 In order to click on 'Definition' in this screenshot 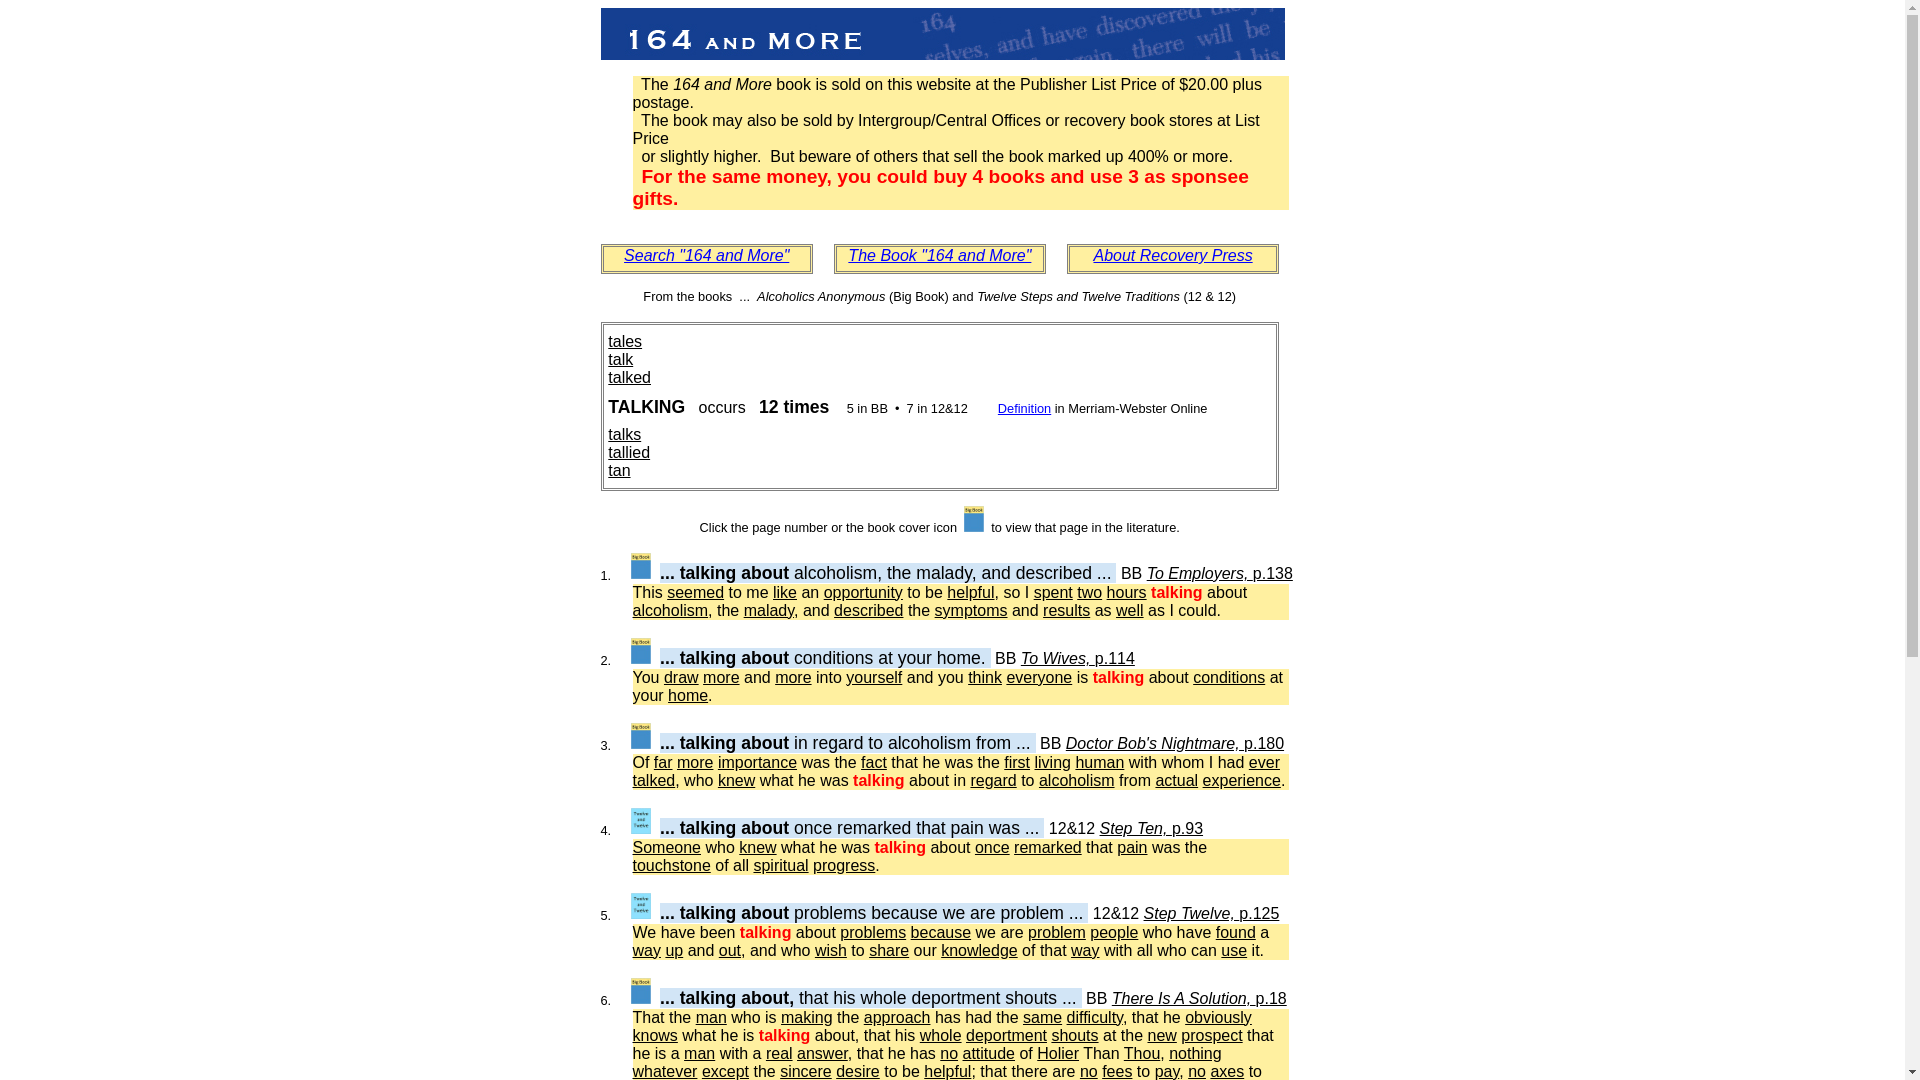, I will do `click(1024, 407)`.